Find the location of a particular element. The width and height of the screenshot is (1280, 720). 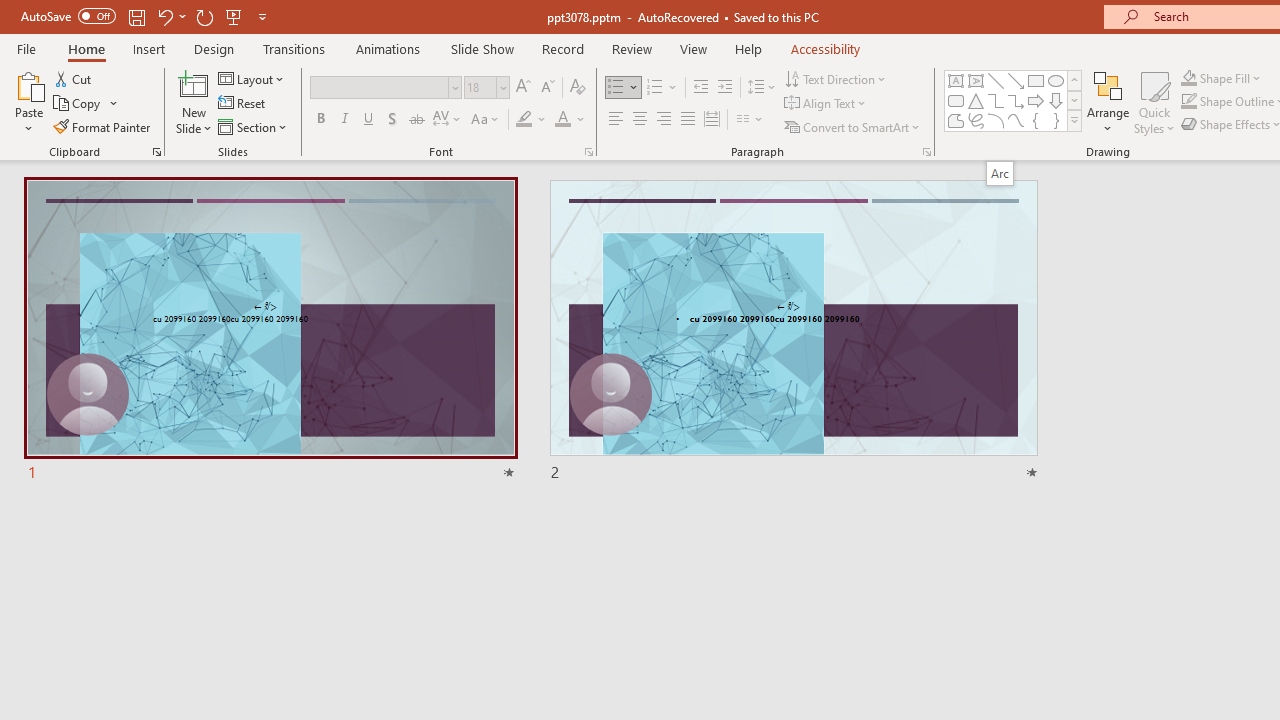

'Strikethrough' is located at coordinates (415, 119).